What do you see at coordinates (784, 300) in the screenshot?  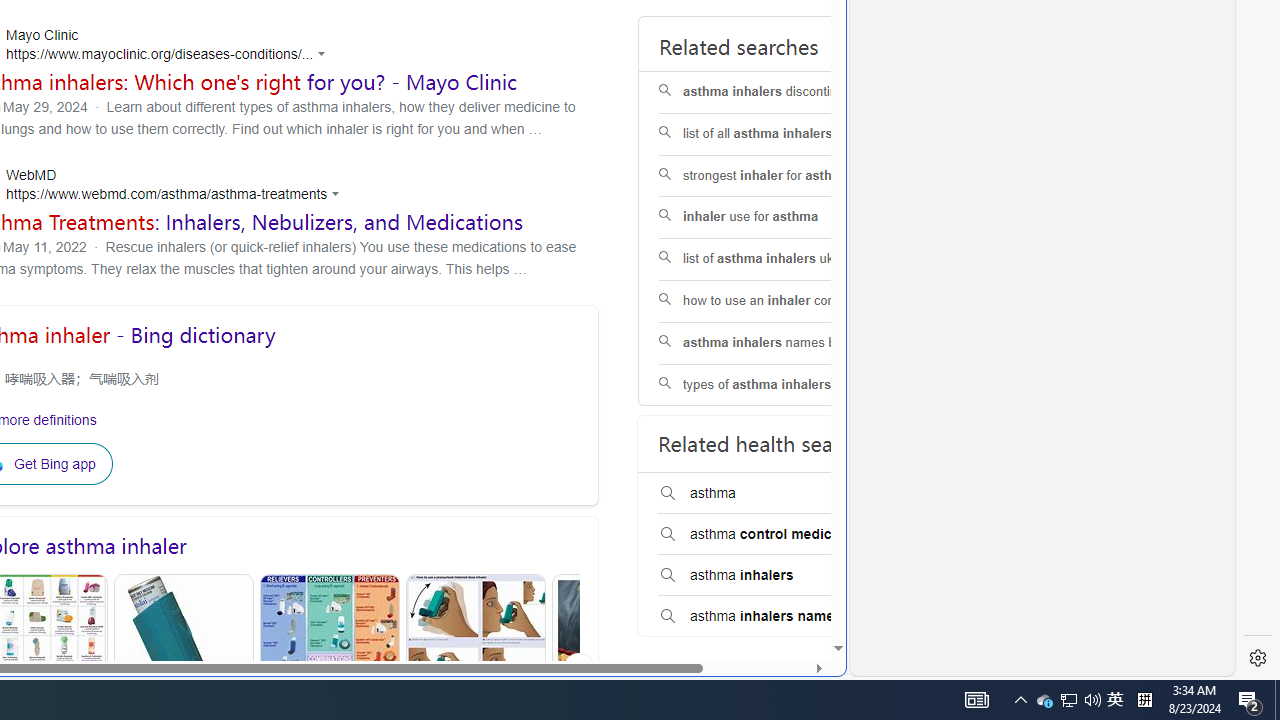 I see `'how to use an inhaler correctly'` at bounding box center [784, 300].